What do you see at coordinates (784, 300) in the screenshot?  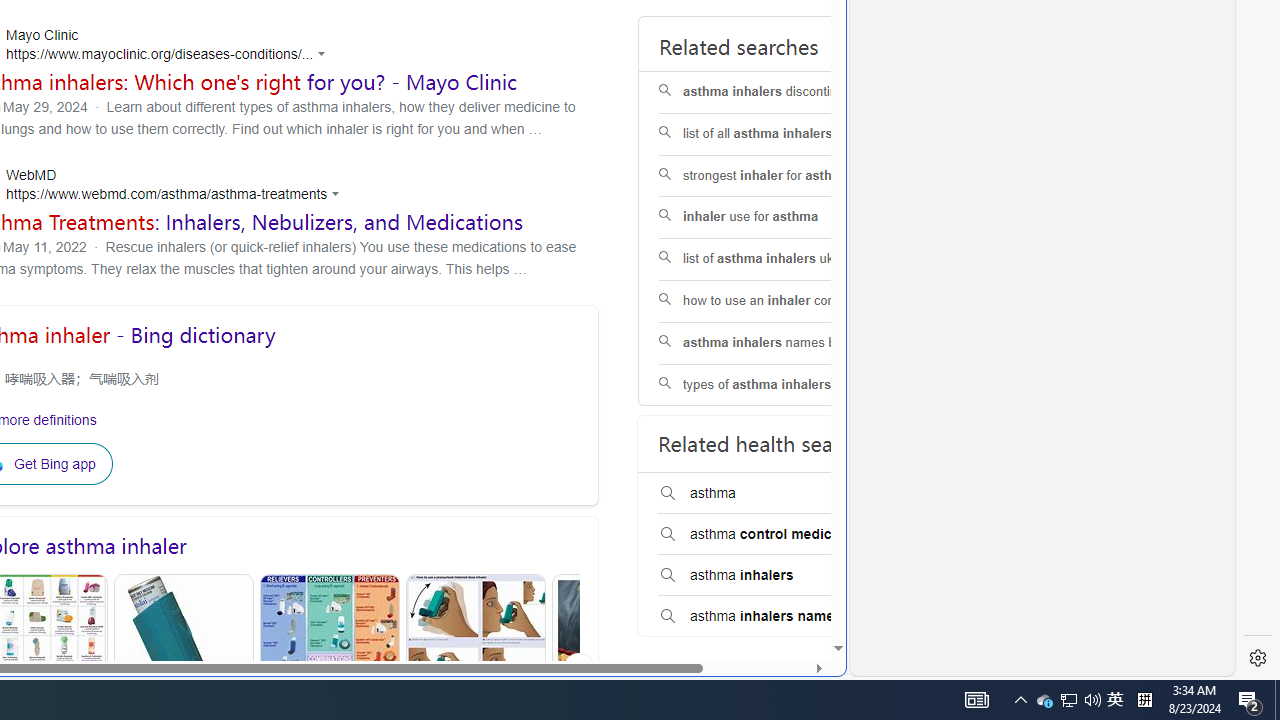 I see `'how to use an inhaler correctly'` at bounding box center [784, 300].